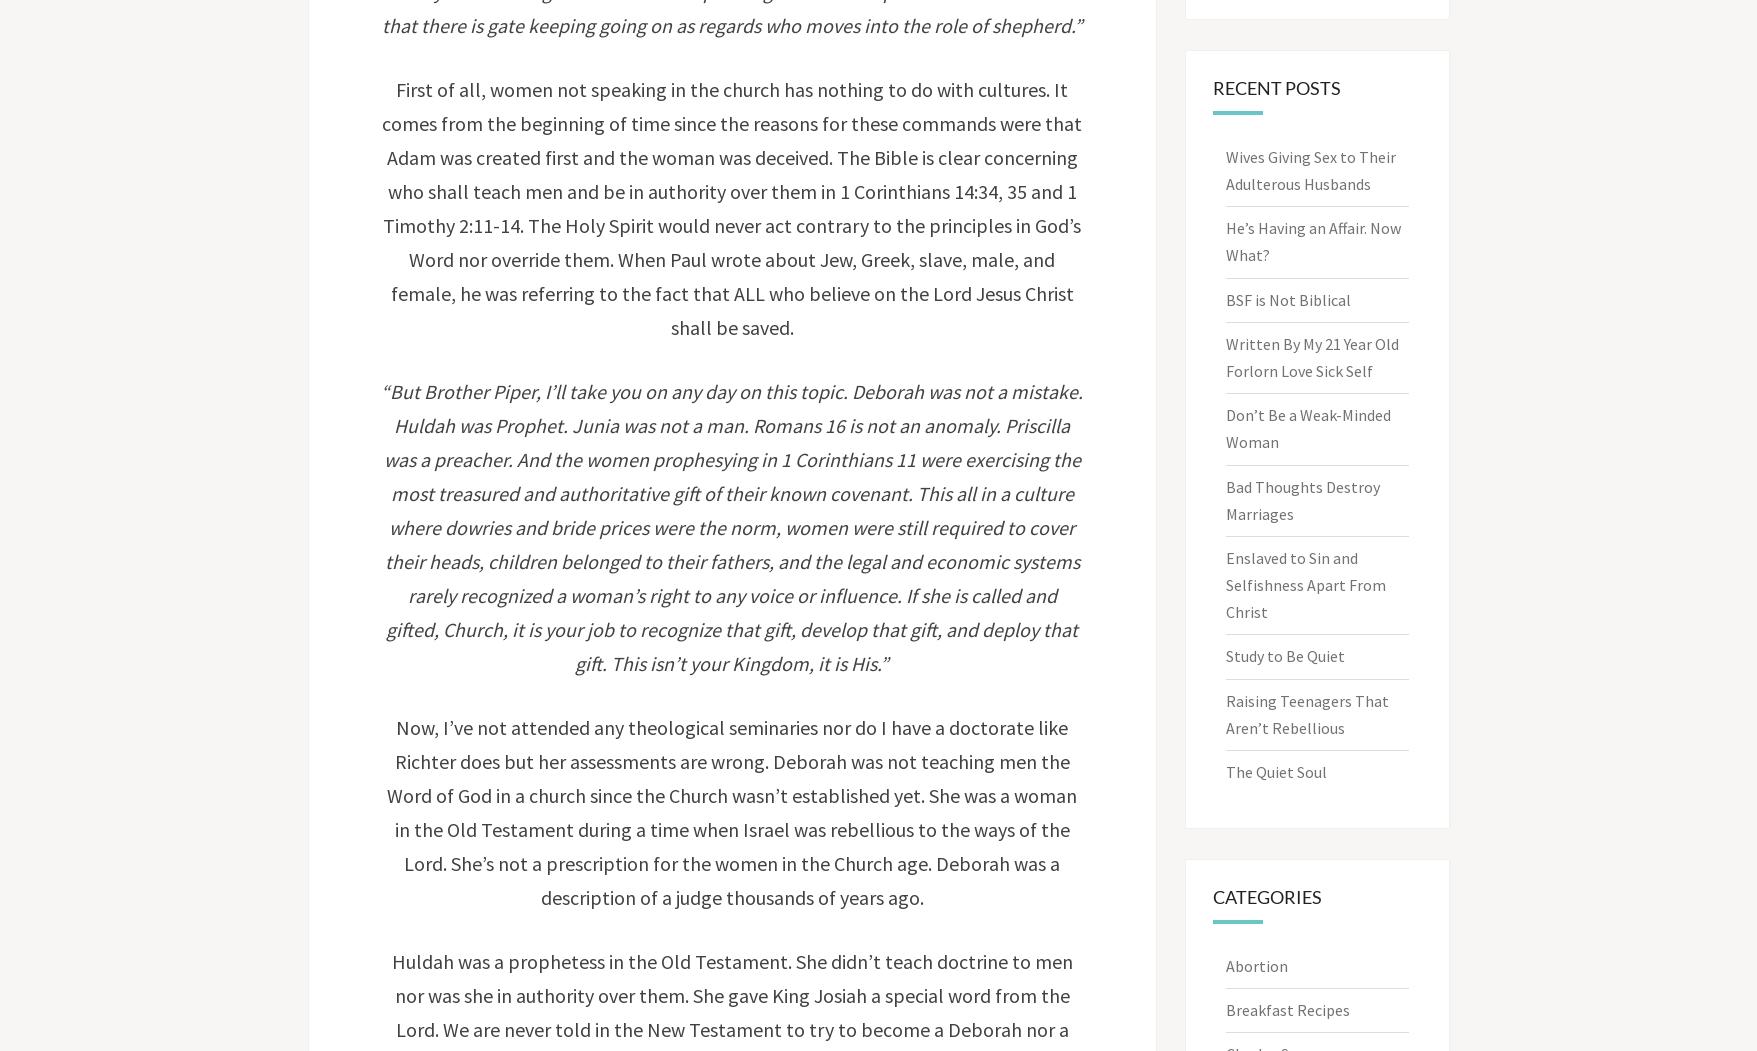  What do you see at coordinates (1288, 1010) in the screenshot?
I see `'Breakfast Recipes'` at bounding box center [1288, 1010].